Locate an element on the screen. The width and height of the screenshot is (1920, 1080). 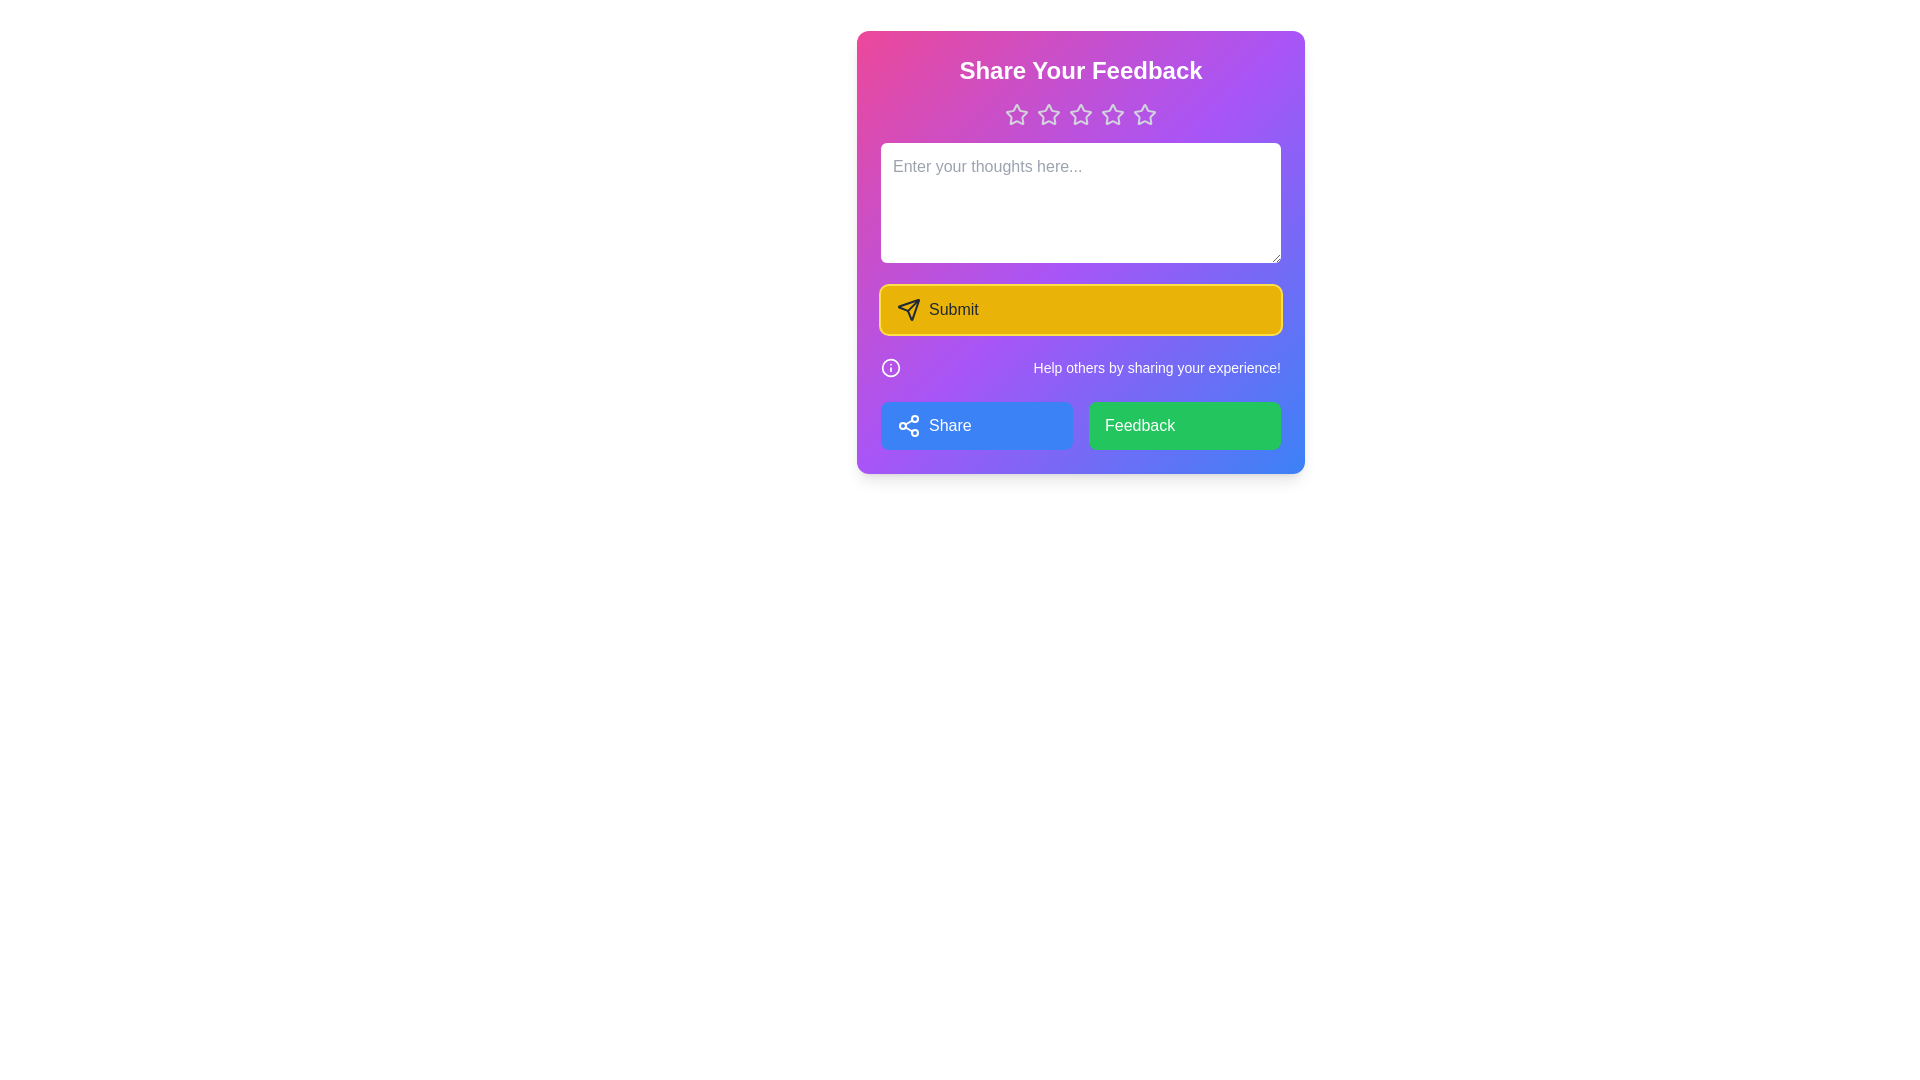
the leftmost rating star in the feedback form panel under 'Share Your Feedback' is located at coordinates (1017, 115).